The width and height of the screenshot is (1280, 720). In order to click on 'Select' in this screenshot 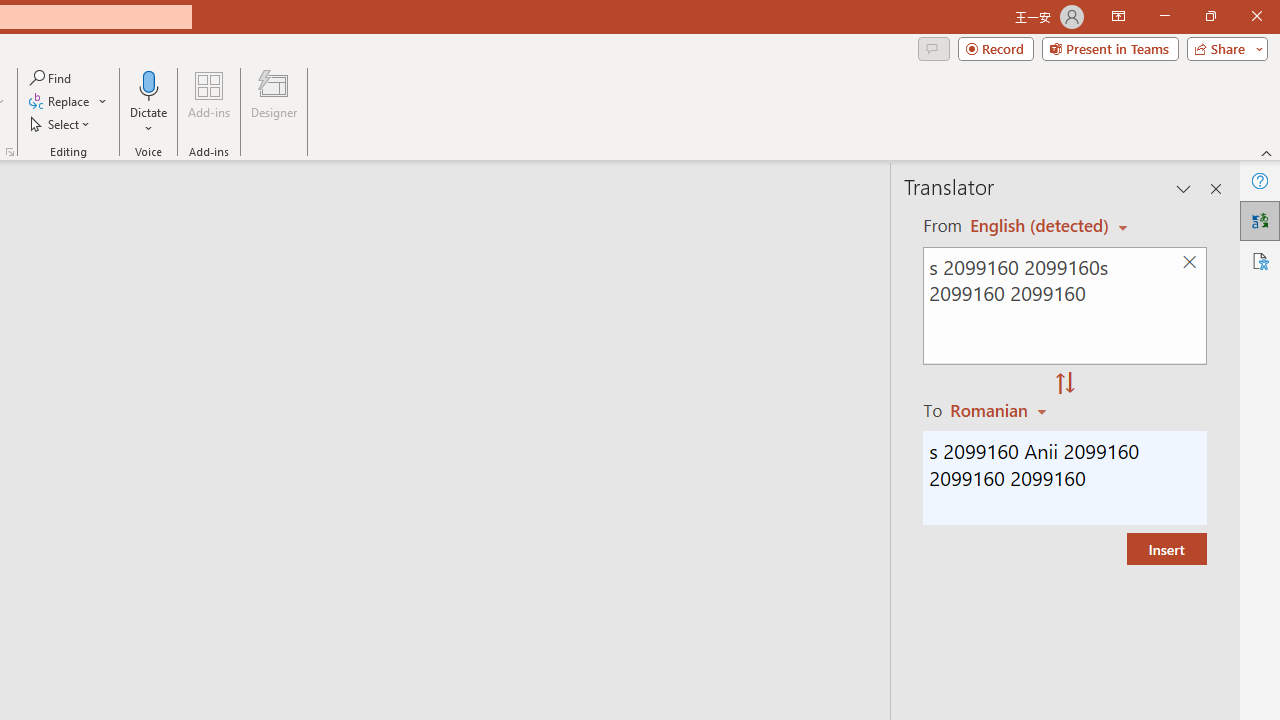, I will do `click(61, 124)`.